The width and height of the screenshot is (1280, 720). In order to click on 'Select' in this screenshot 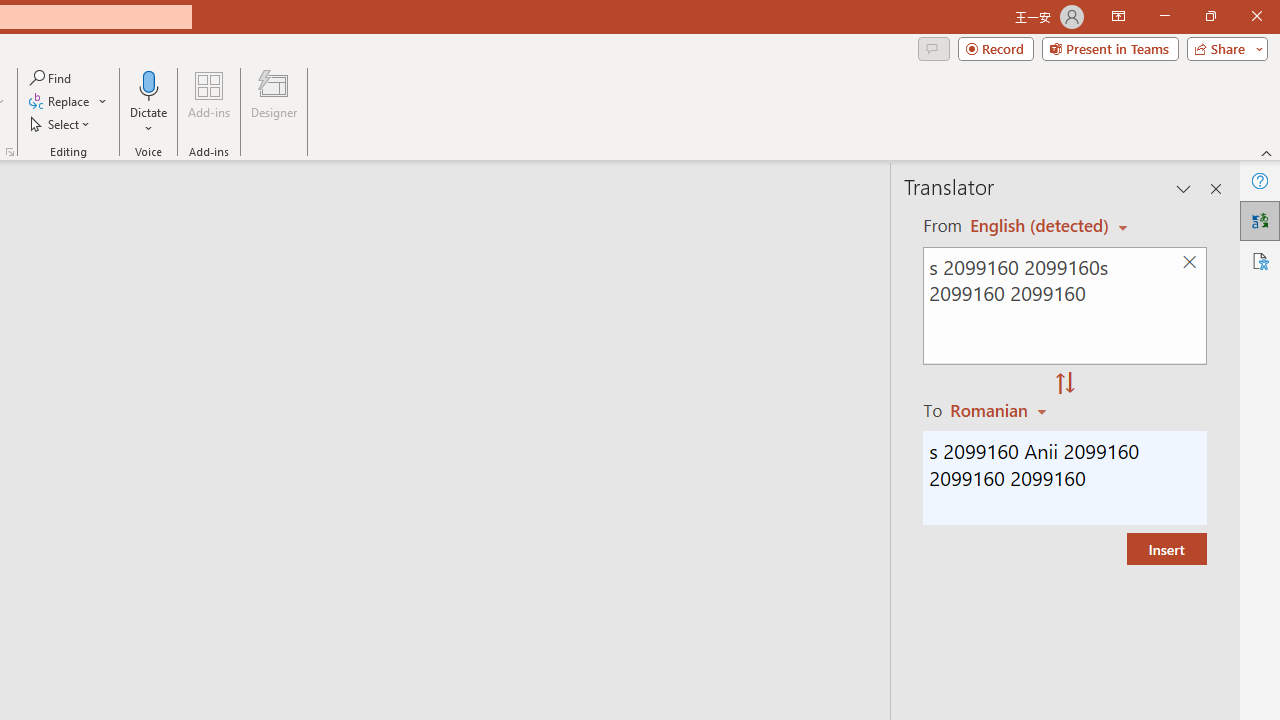, I will do `click(61, 124)`.